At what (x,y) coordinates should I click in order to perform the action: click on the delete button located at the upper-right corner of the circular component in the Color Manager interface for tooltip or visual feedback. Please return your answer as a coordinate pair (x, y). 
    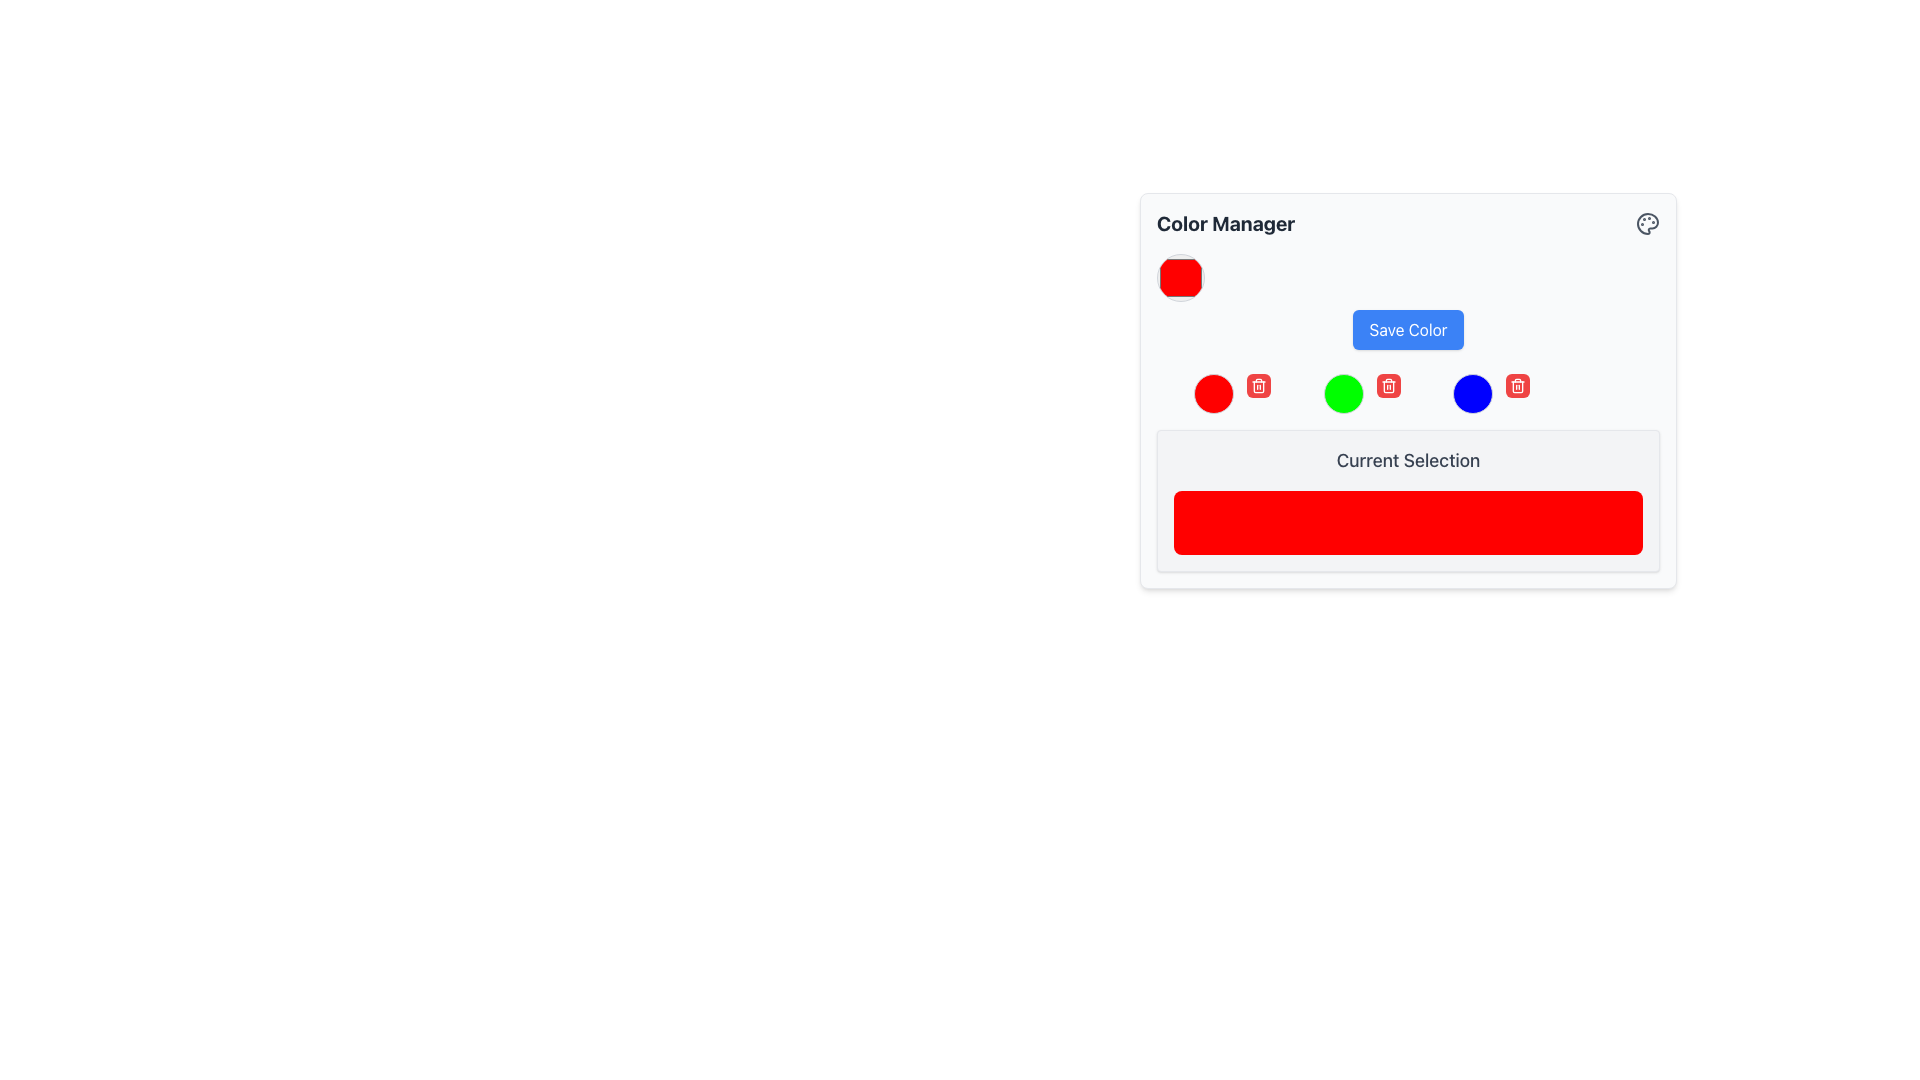
    Looking at the image, I should click on (1257, 385).